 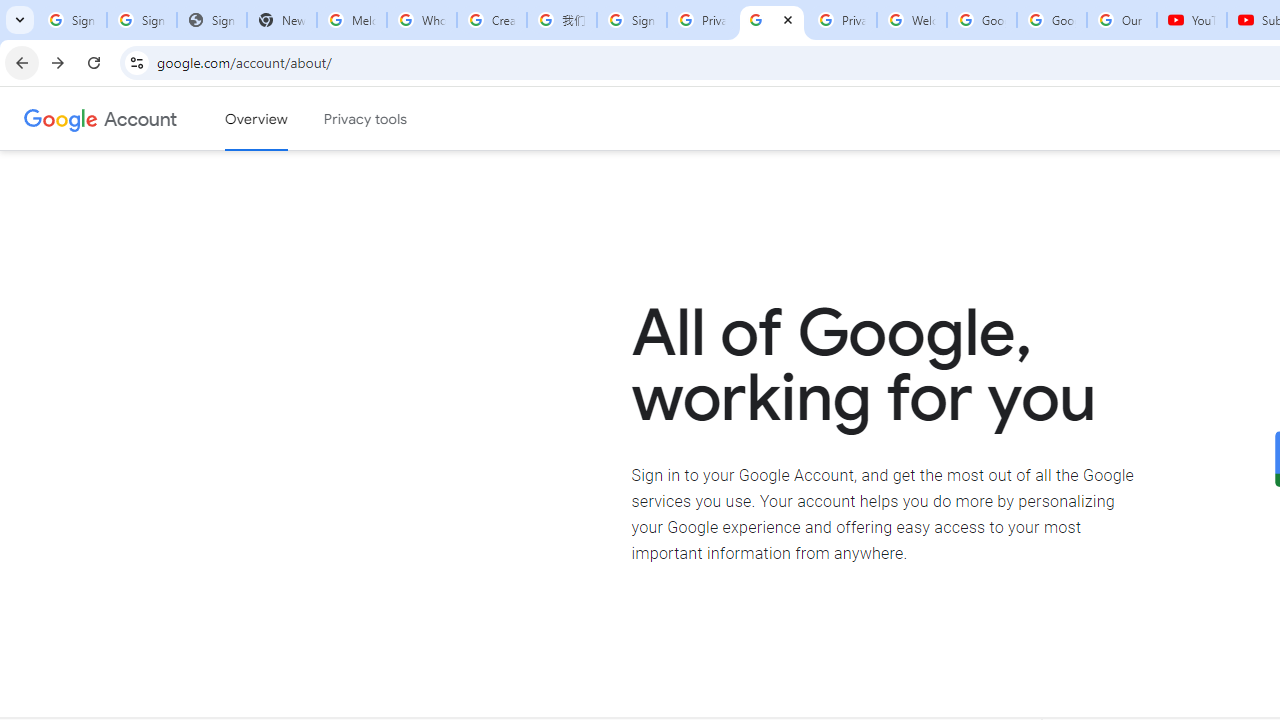 What do you see at coordinates (492, 20) in the screenshot?
I see `'Create your Google Account'` at bounding box center [492, 20].